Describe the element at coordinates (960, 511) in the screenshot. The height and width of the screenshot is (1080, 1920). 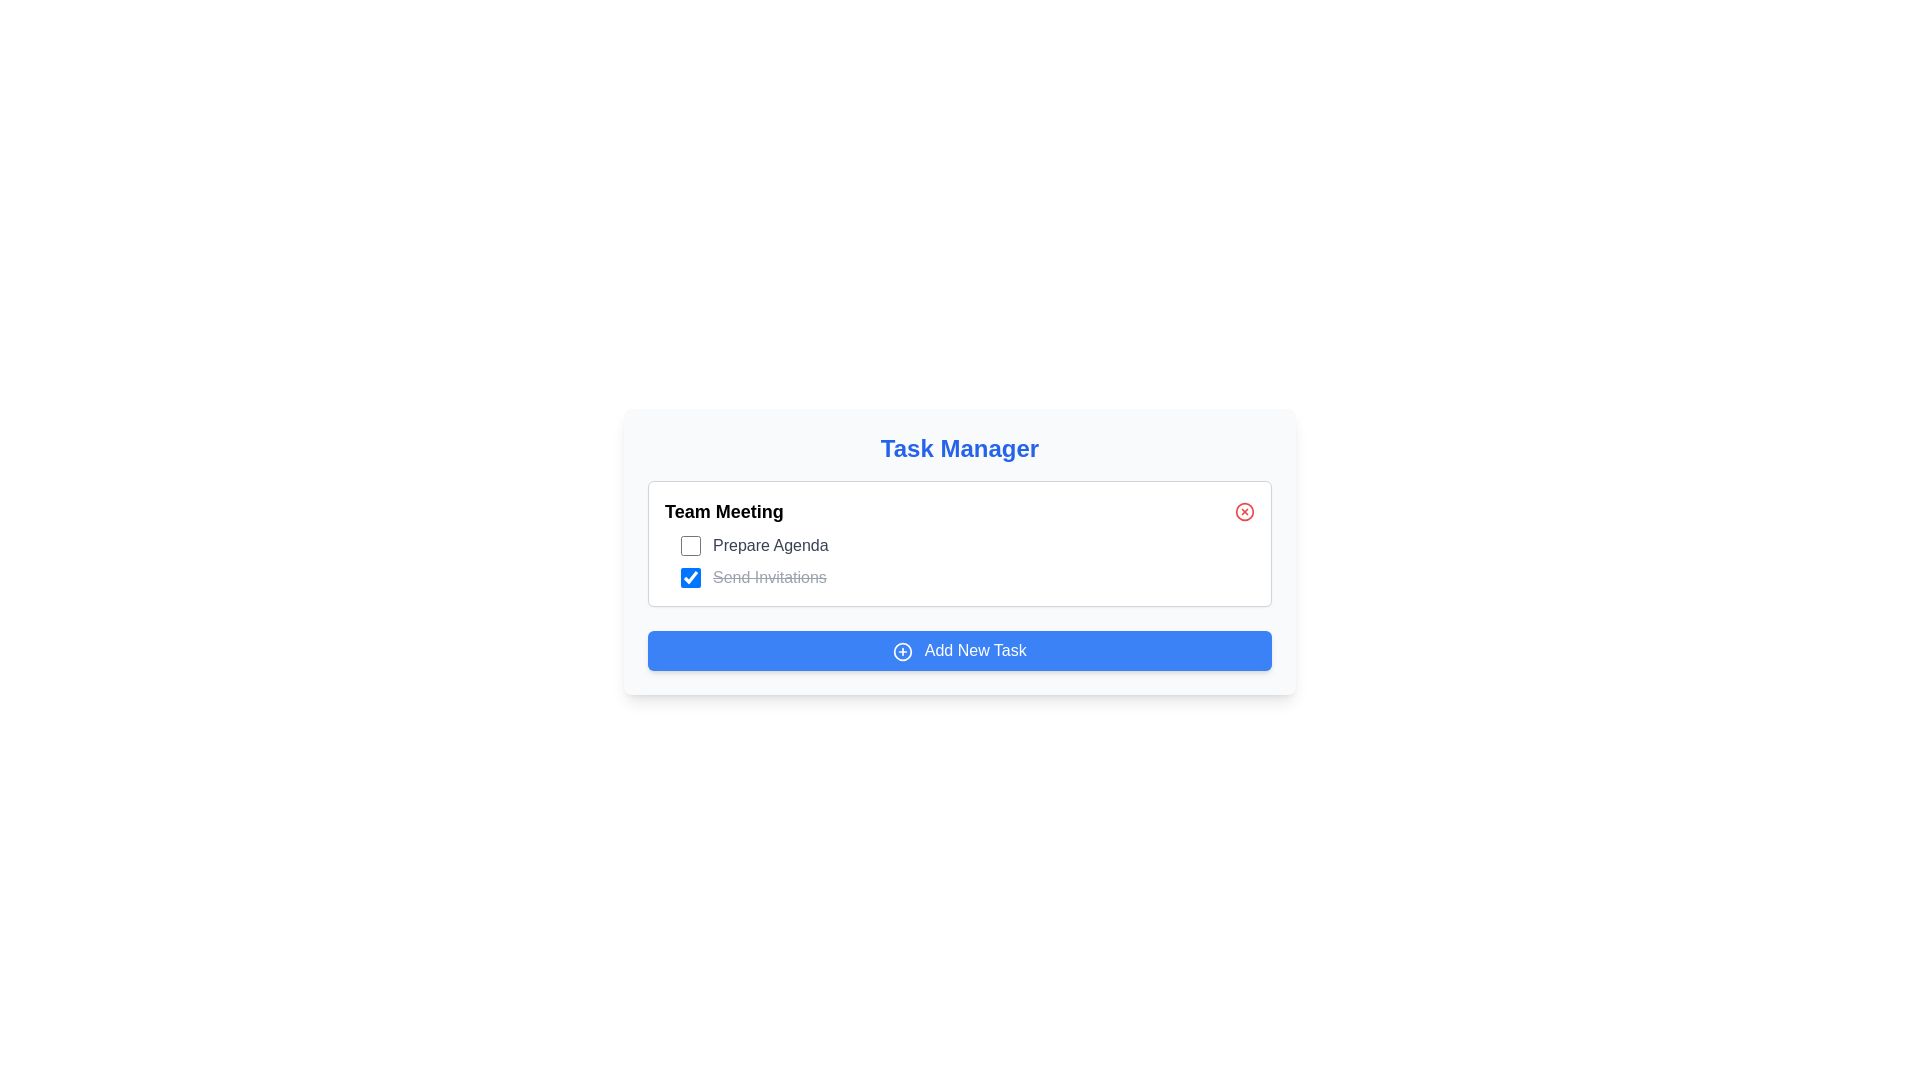
I see `the Task header for interaction` at that location.